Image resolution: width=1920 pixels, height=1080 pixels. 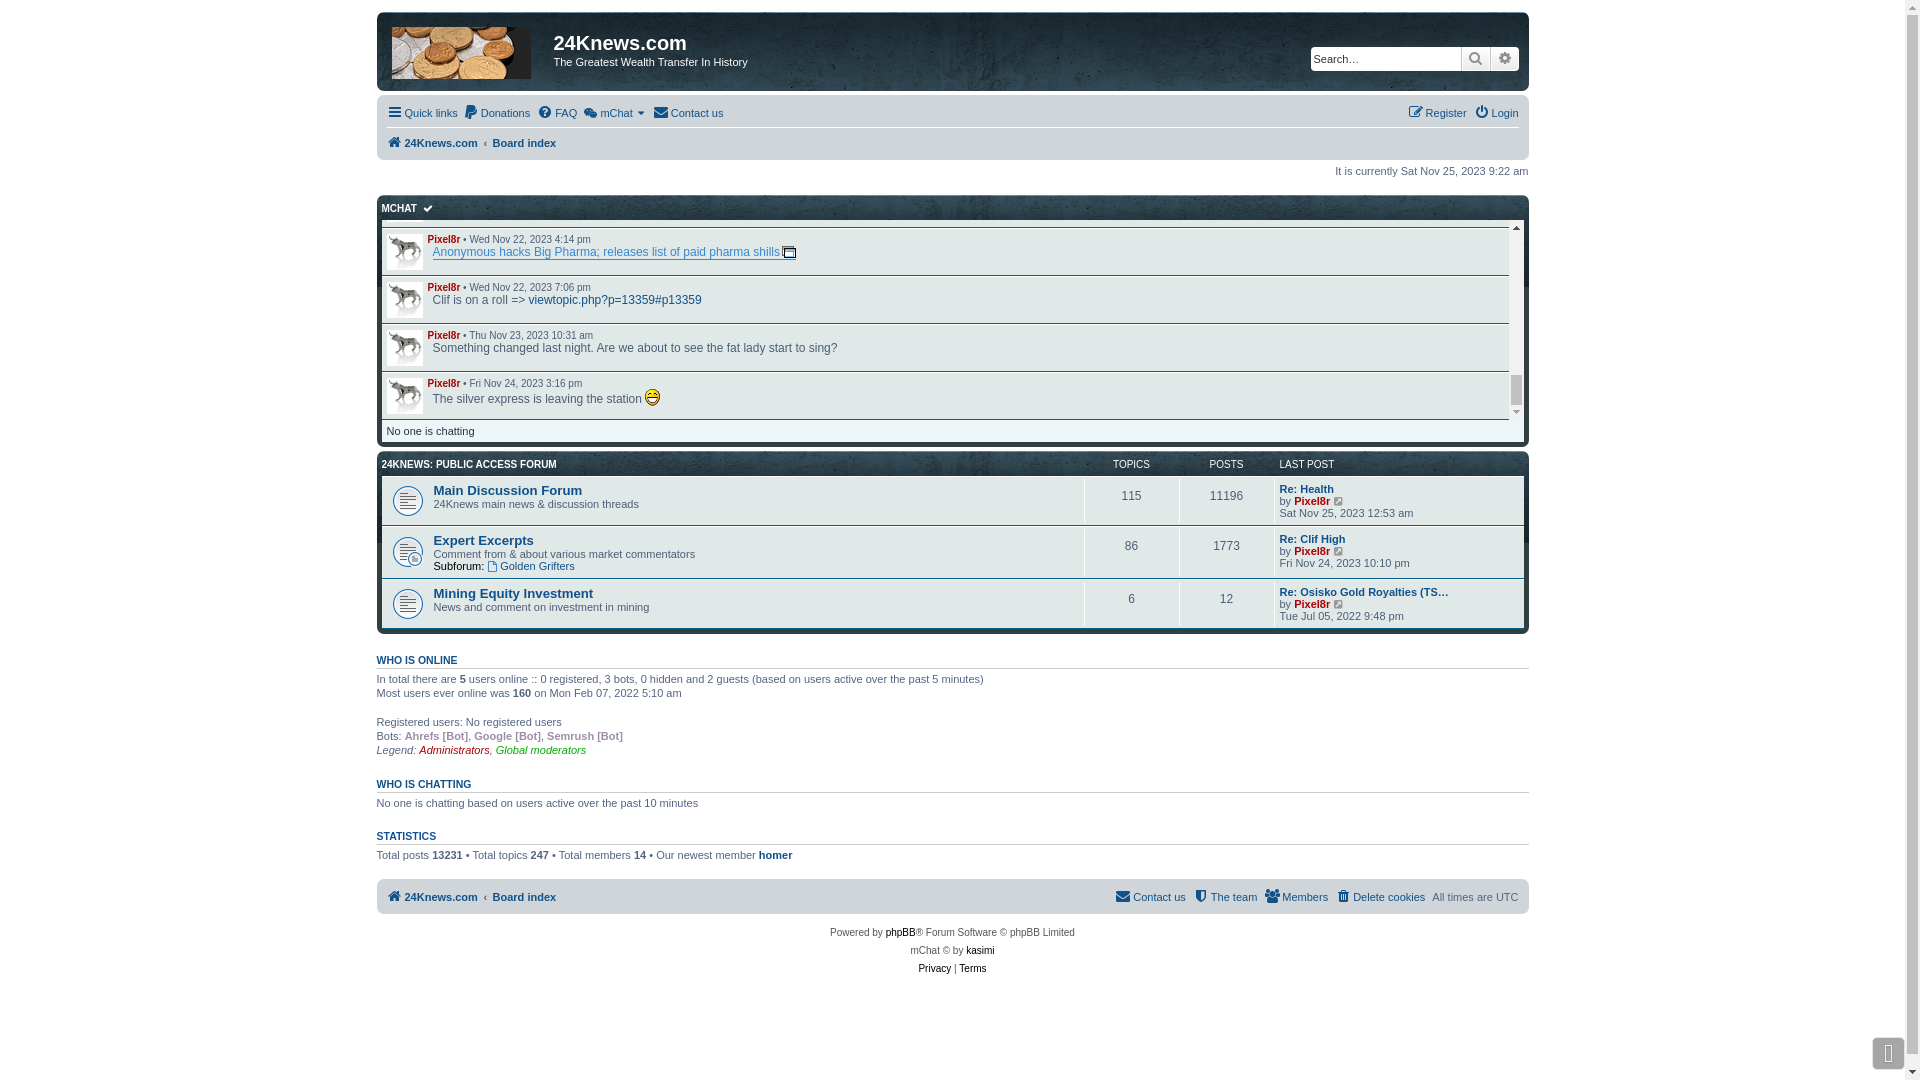 What do you see at coordinates (528, 300) in the screenshot?
I see `'viewtopic.php?p=13359#p13359'` at bounding box center [528, 300].